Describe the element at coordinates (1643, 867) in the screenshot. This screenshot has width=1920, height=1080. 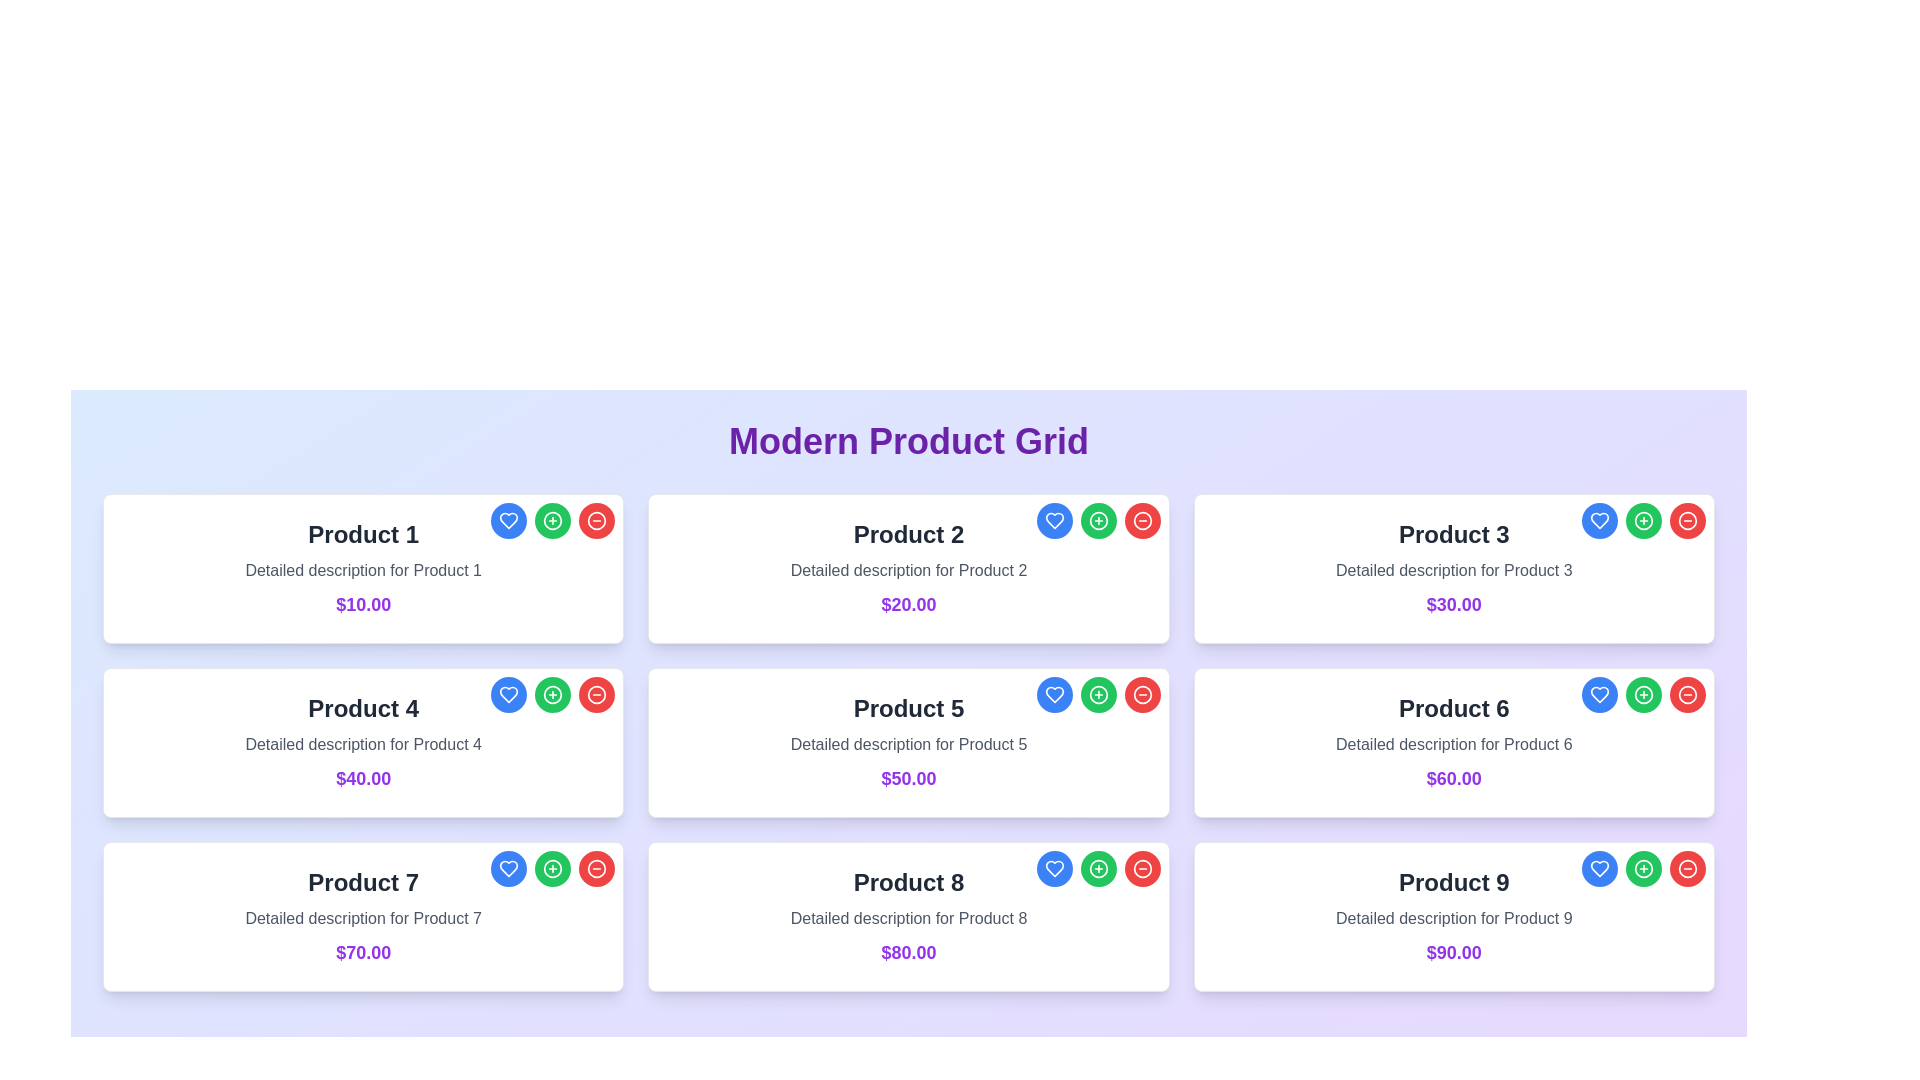
I see `the circular green button with a white plus icon, which is positioned between the blue heart button and the red minus button at the top right corner of the card for 'Product 9'` at that location.